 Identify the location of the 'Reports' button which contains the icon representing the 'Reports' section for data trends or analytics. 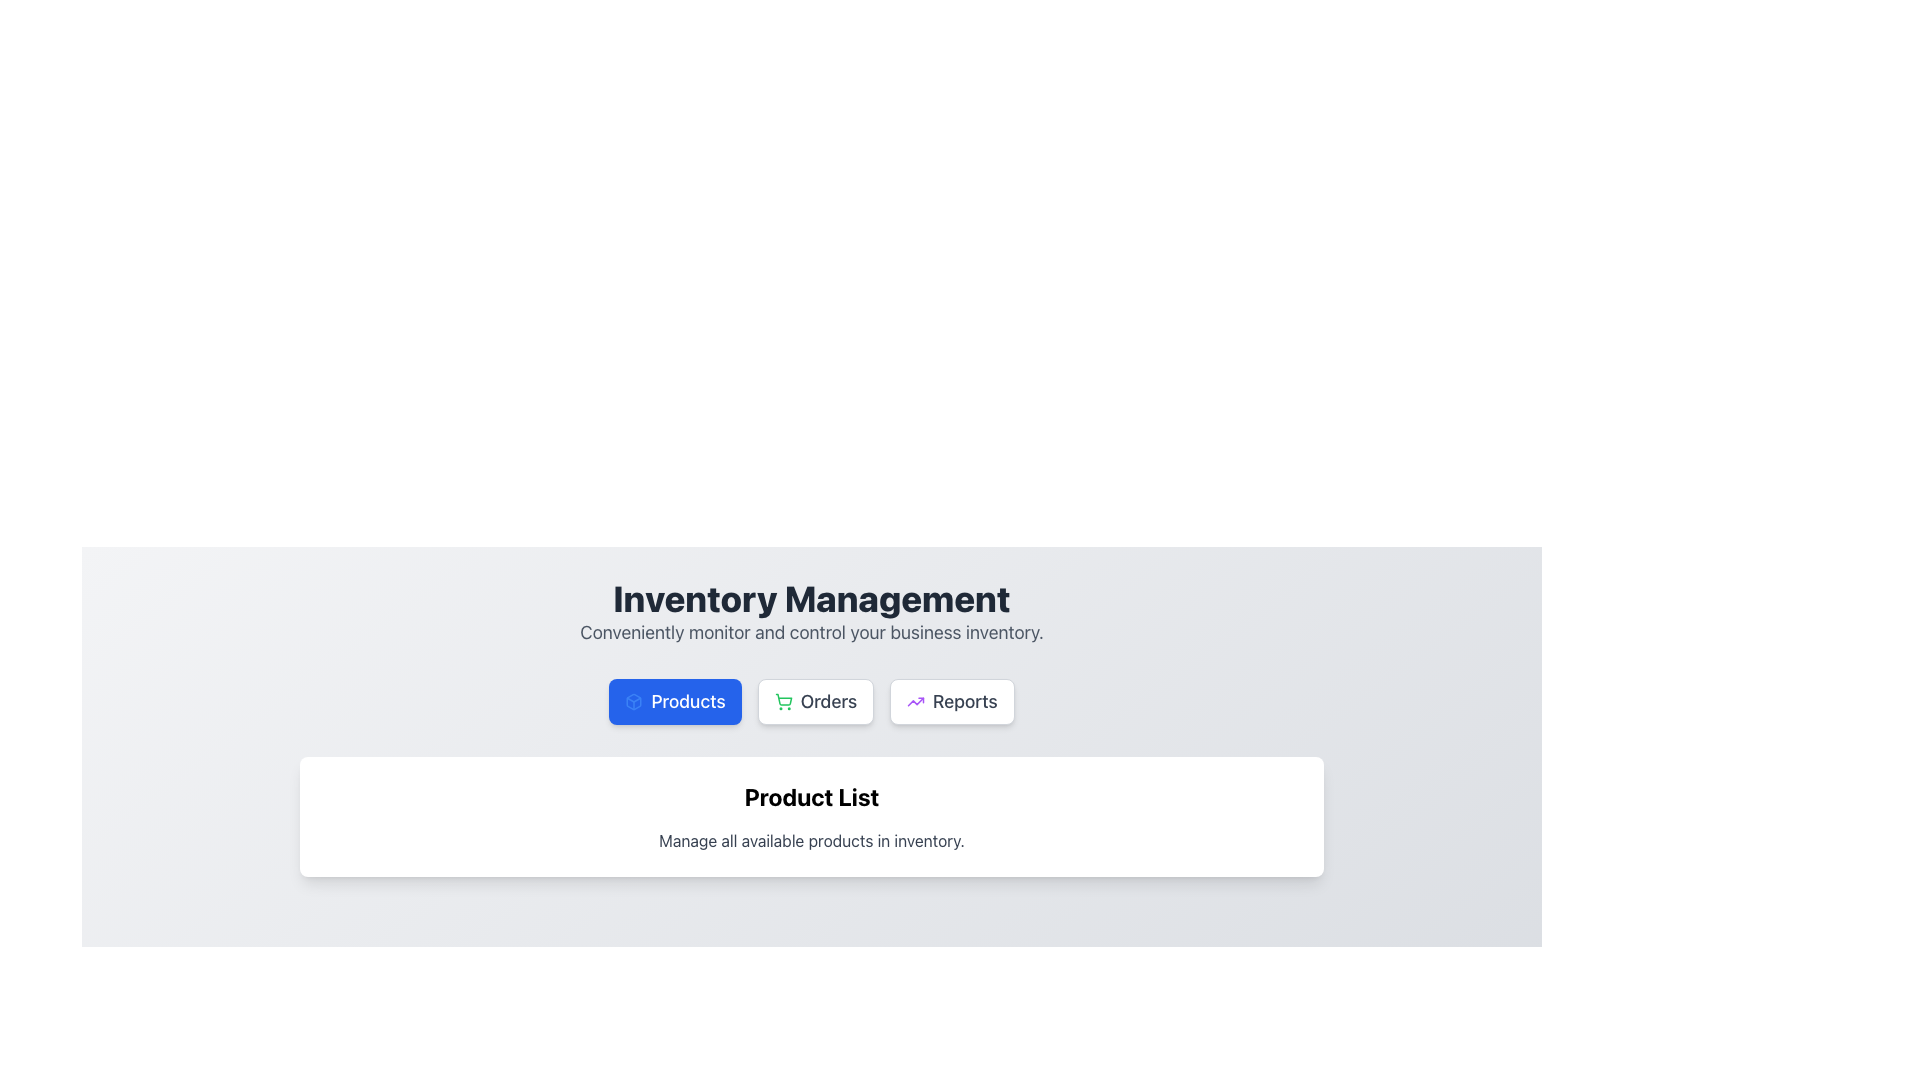
(915, 701).